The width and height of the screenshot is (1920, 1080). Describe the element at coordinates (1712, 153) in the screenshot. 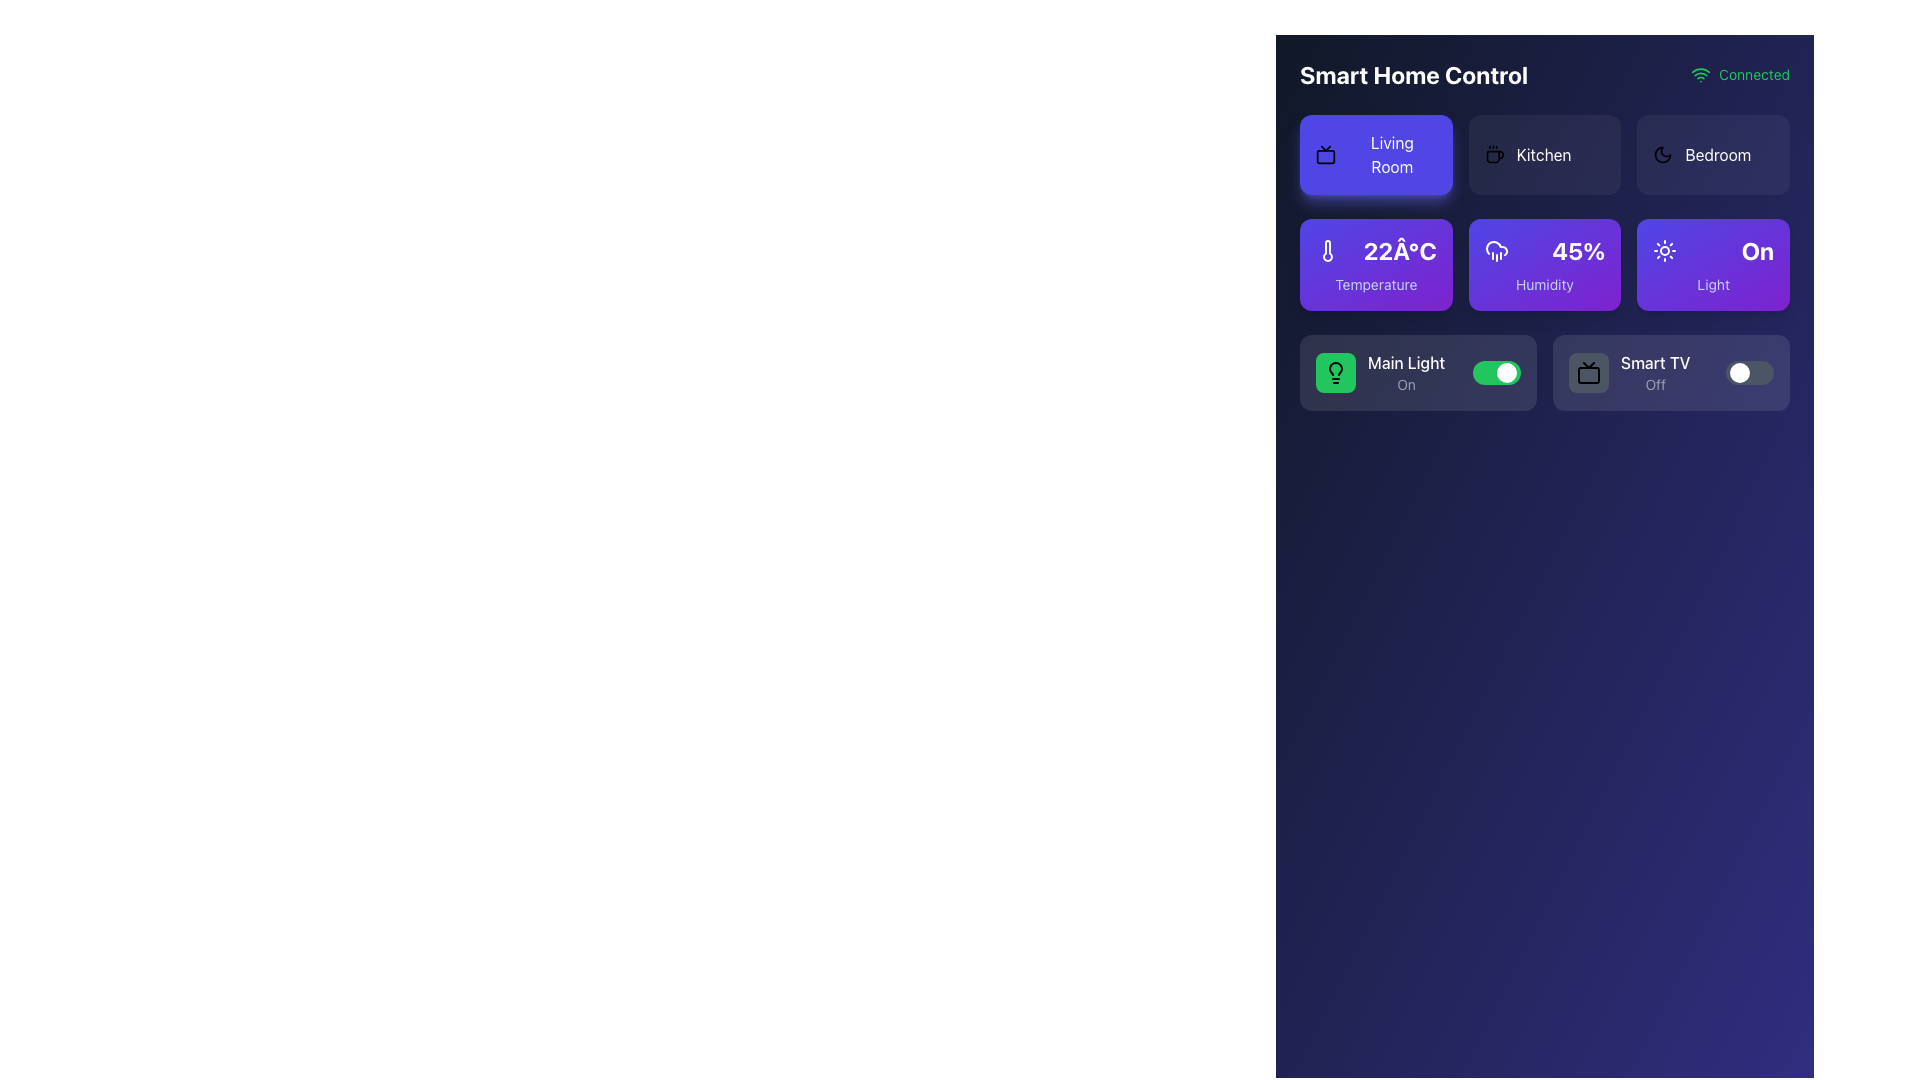

I see `the 'Bedroom' button located at the top-right area of the grid to trigger visual changes` at that location.